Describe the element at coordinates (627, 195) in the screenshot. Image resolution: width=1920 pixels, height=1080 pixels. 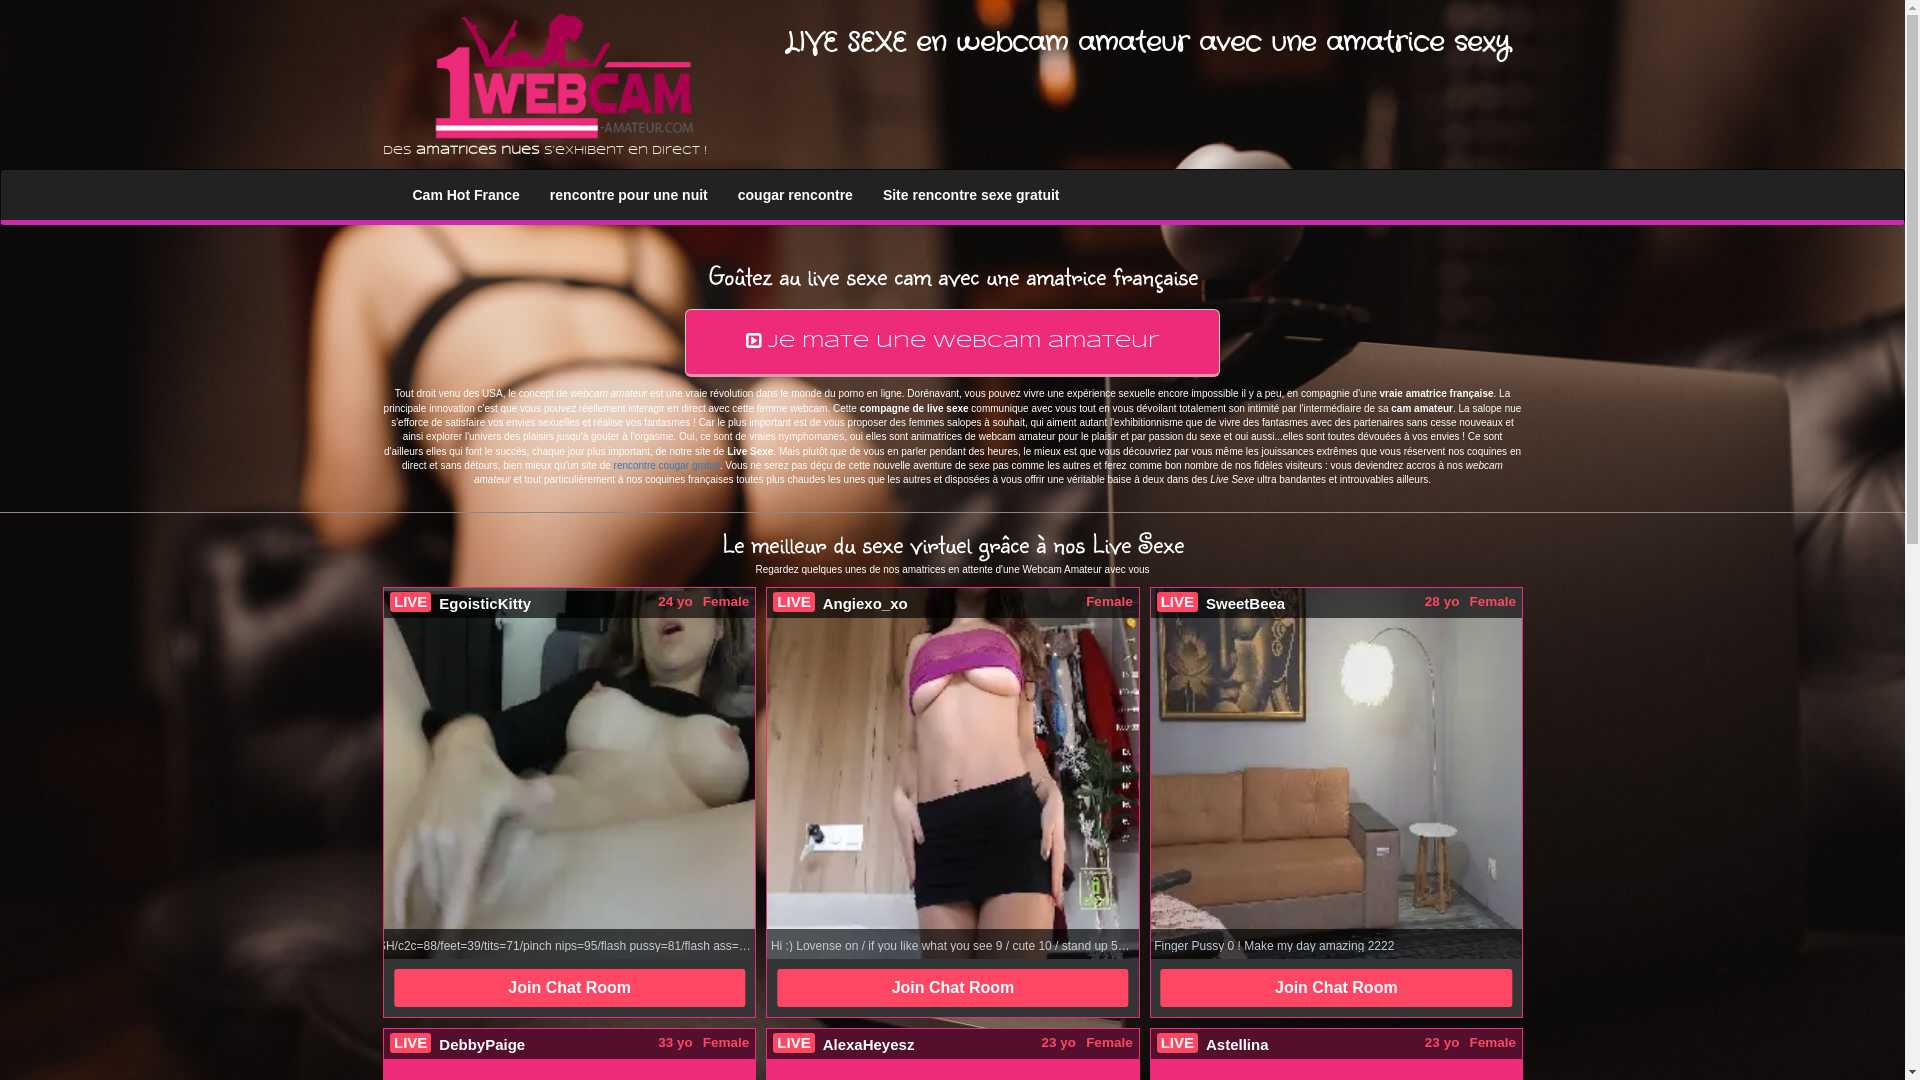
I see `'rencontre pour une nuit'` at that location.